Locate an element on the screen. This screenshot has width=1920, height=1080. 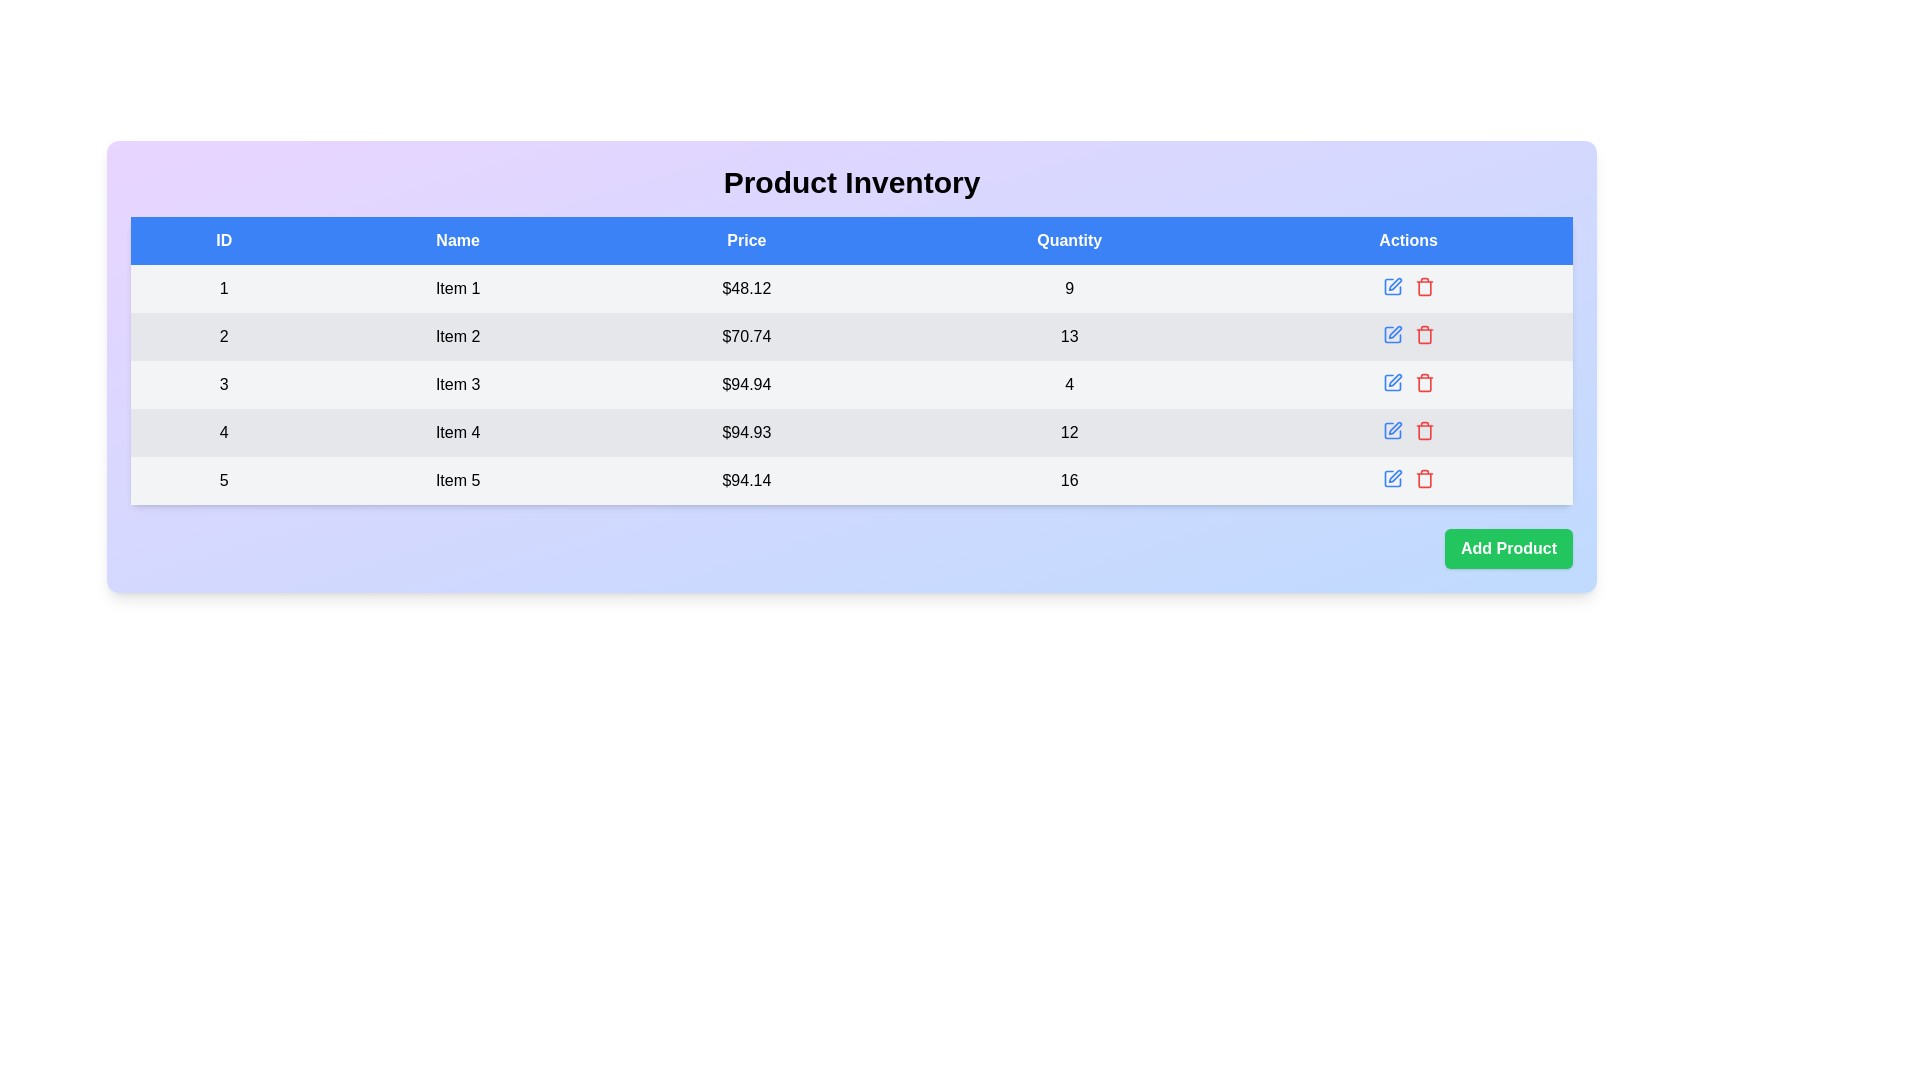
the edit action icon located in the 'Actions' column of the first row within the table is located at coordinates (1391, 286).